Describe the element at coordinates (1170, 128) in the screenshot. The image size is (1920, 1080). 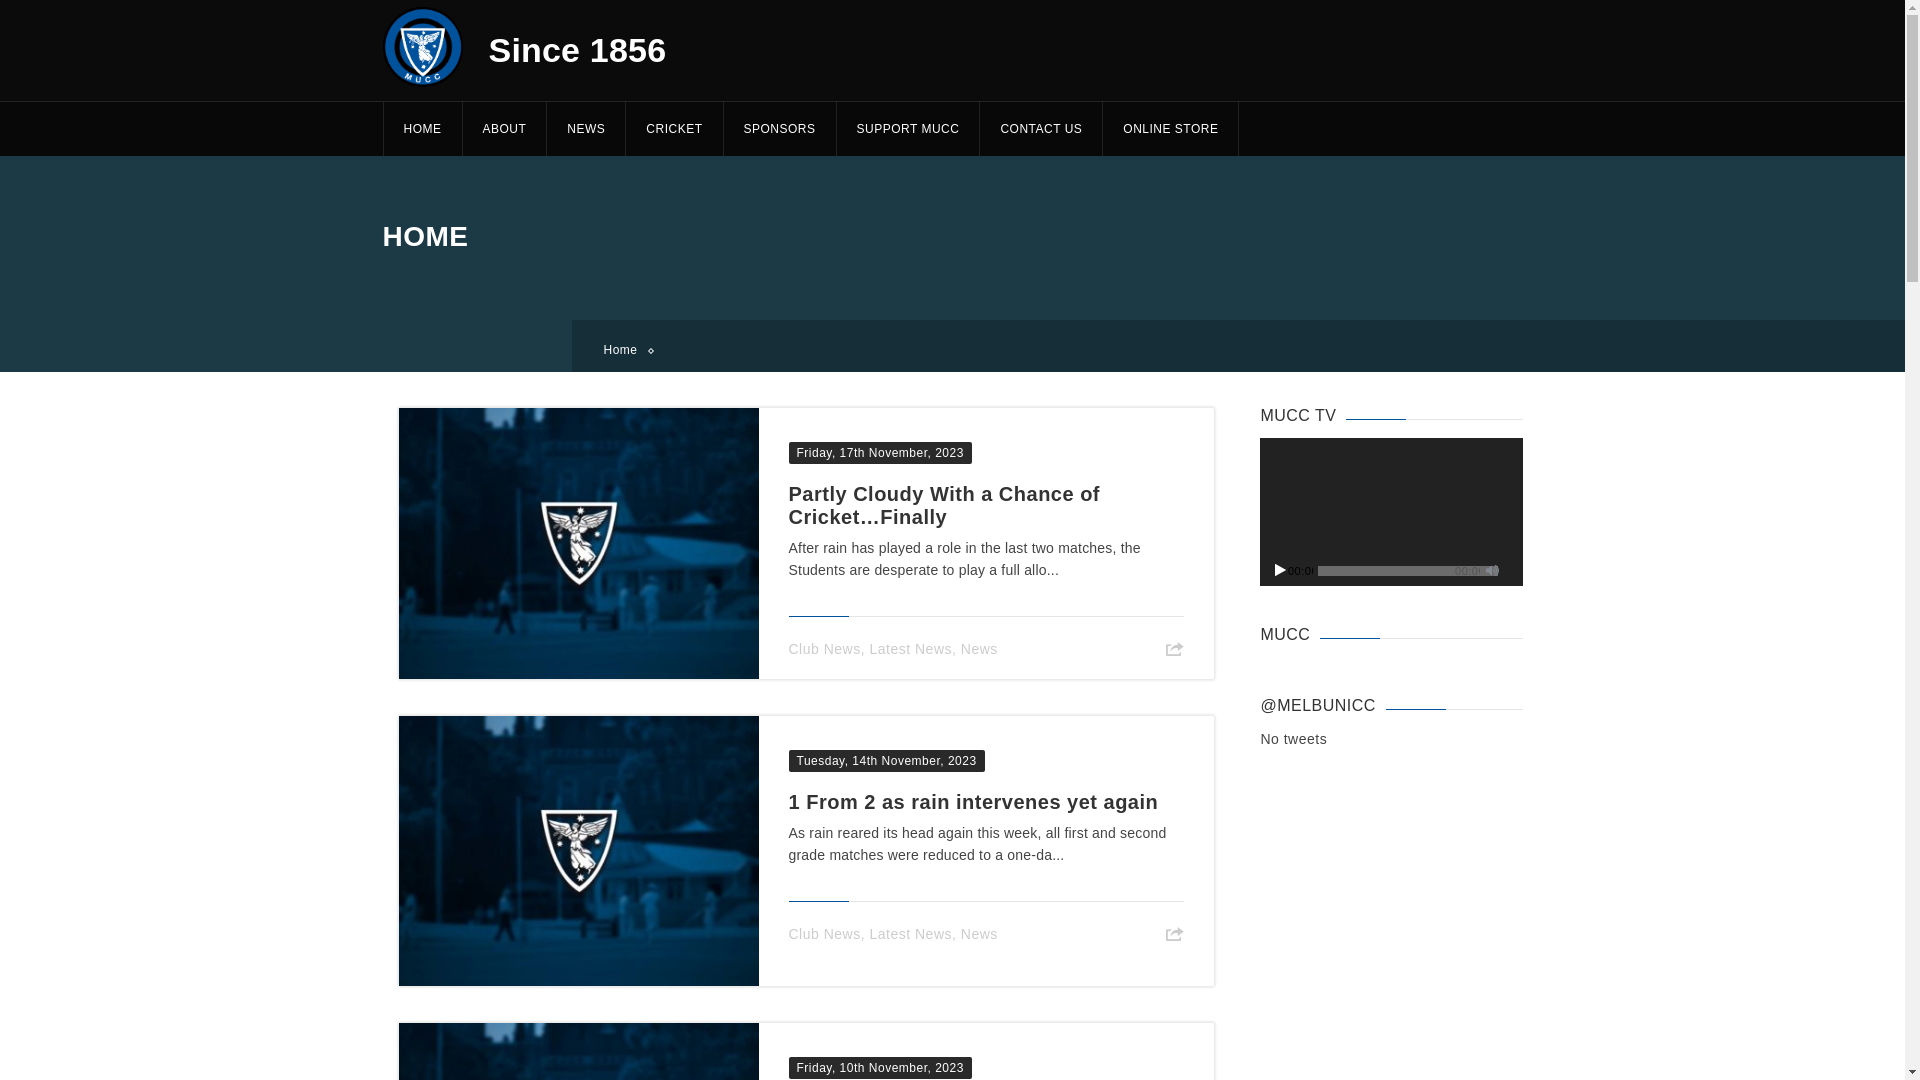
I see `'ONLINE STORE'` at that location.